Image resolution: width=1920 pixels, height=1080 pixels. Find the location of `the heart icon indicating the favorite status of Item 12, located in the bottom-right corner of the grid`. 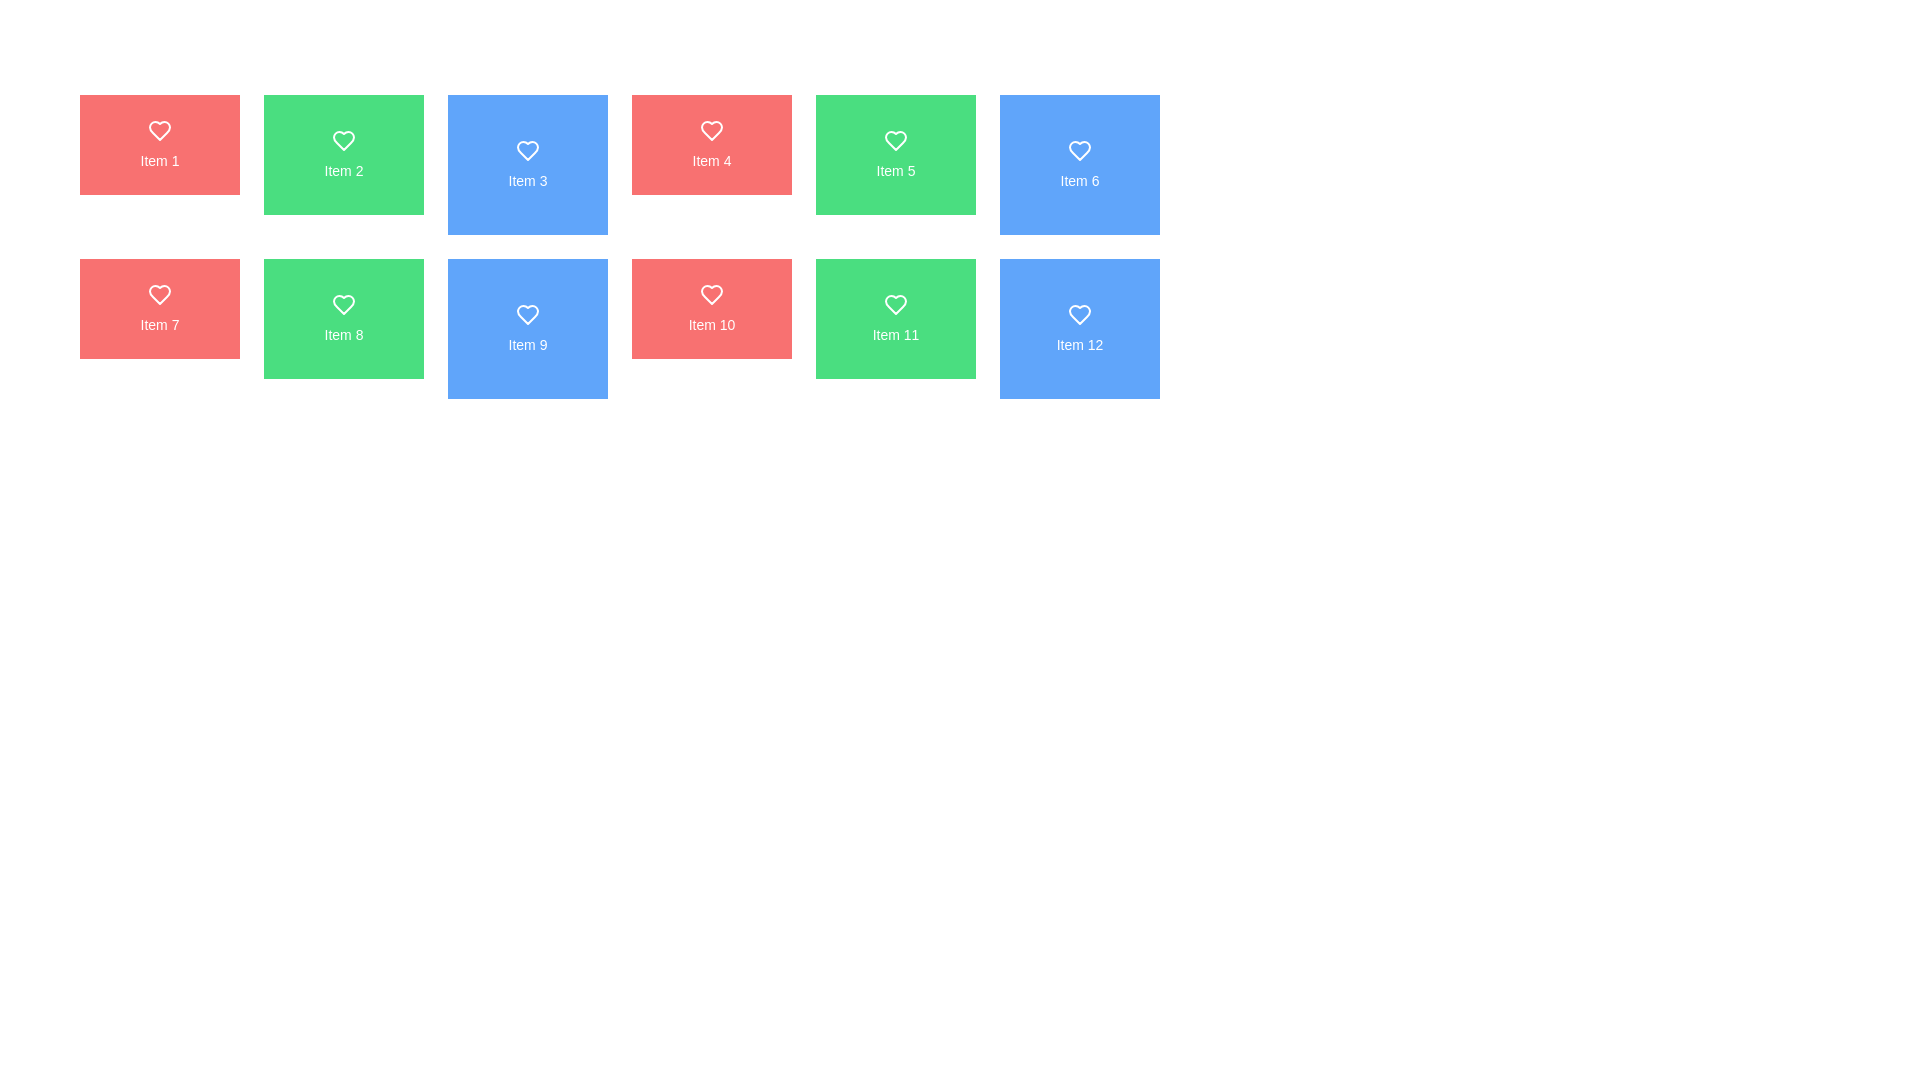

the heart icon indicating the favorite status of Item 12, located in the bottom-right corner of the grid is located at coordinates (1079, 315).